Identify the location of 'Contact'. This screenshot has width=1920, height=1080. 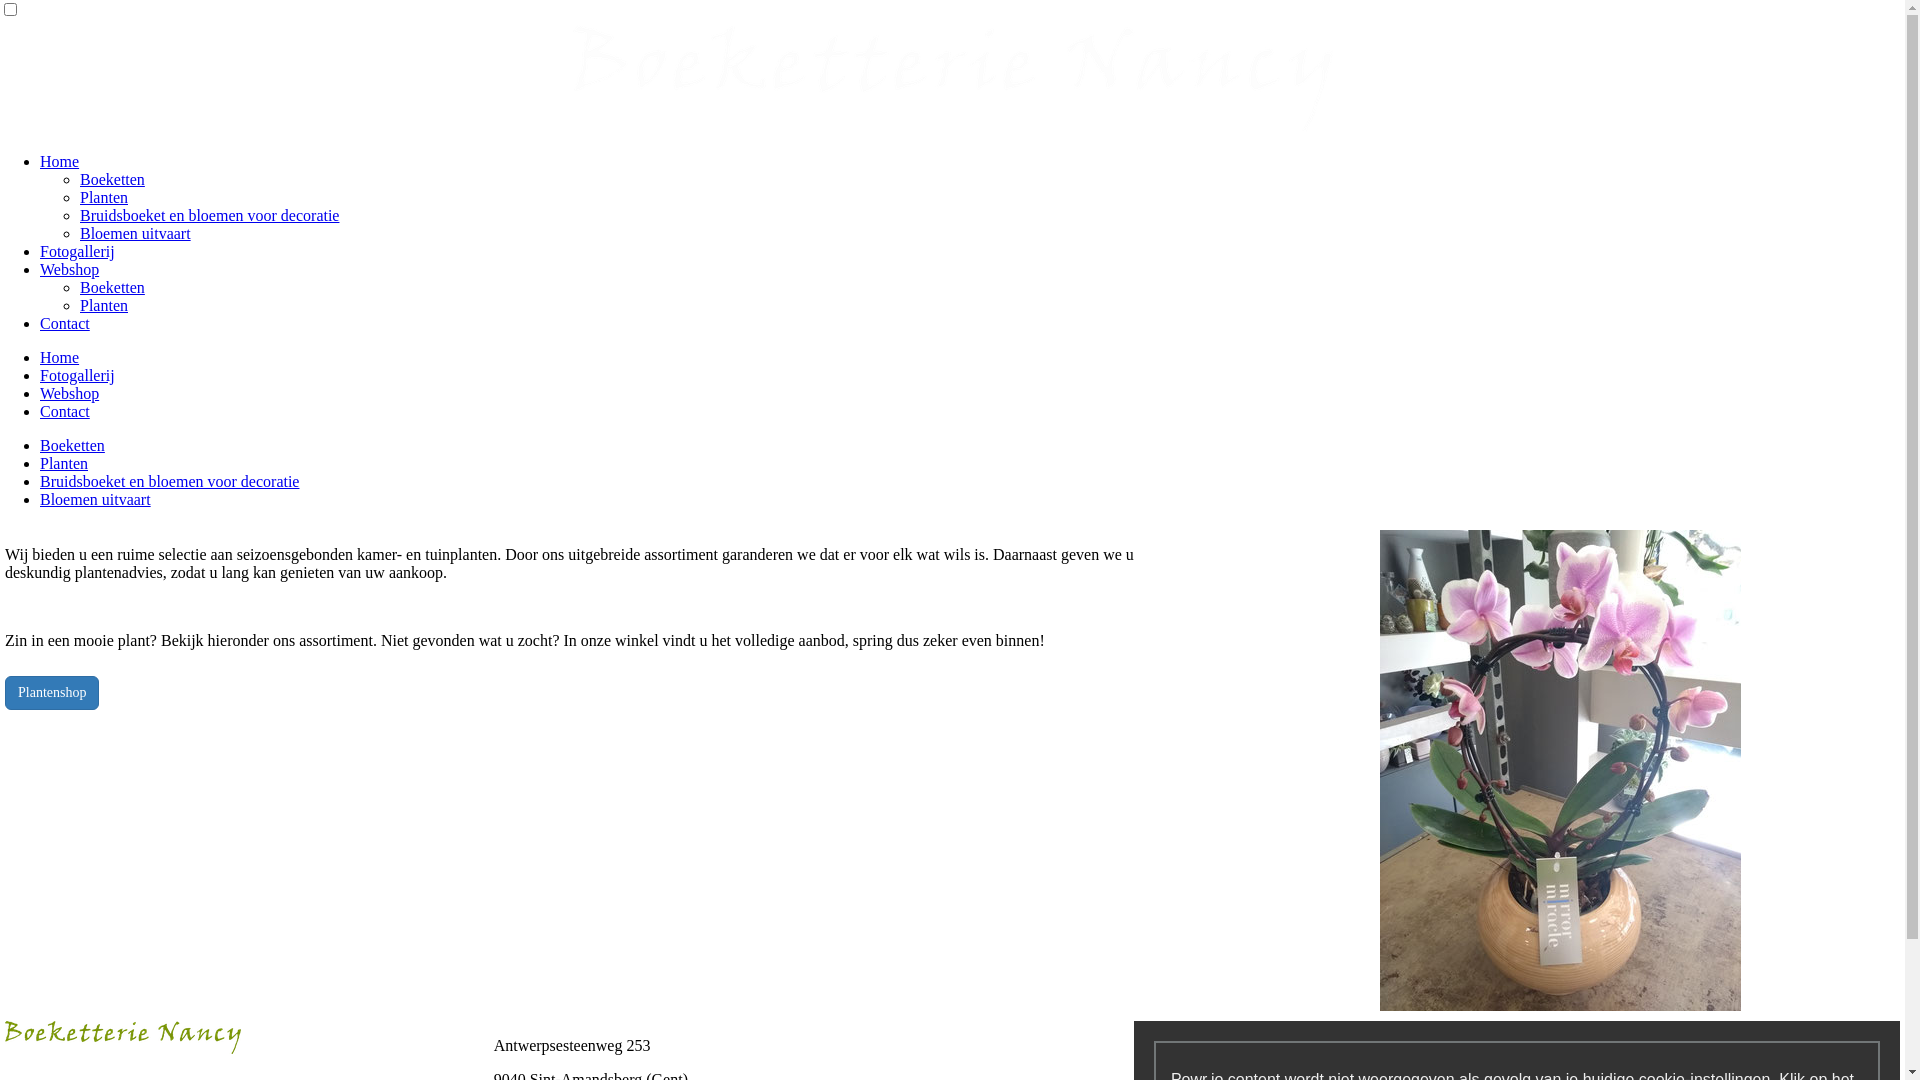
(65, 410).